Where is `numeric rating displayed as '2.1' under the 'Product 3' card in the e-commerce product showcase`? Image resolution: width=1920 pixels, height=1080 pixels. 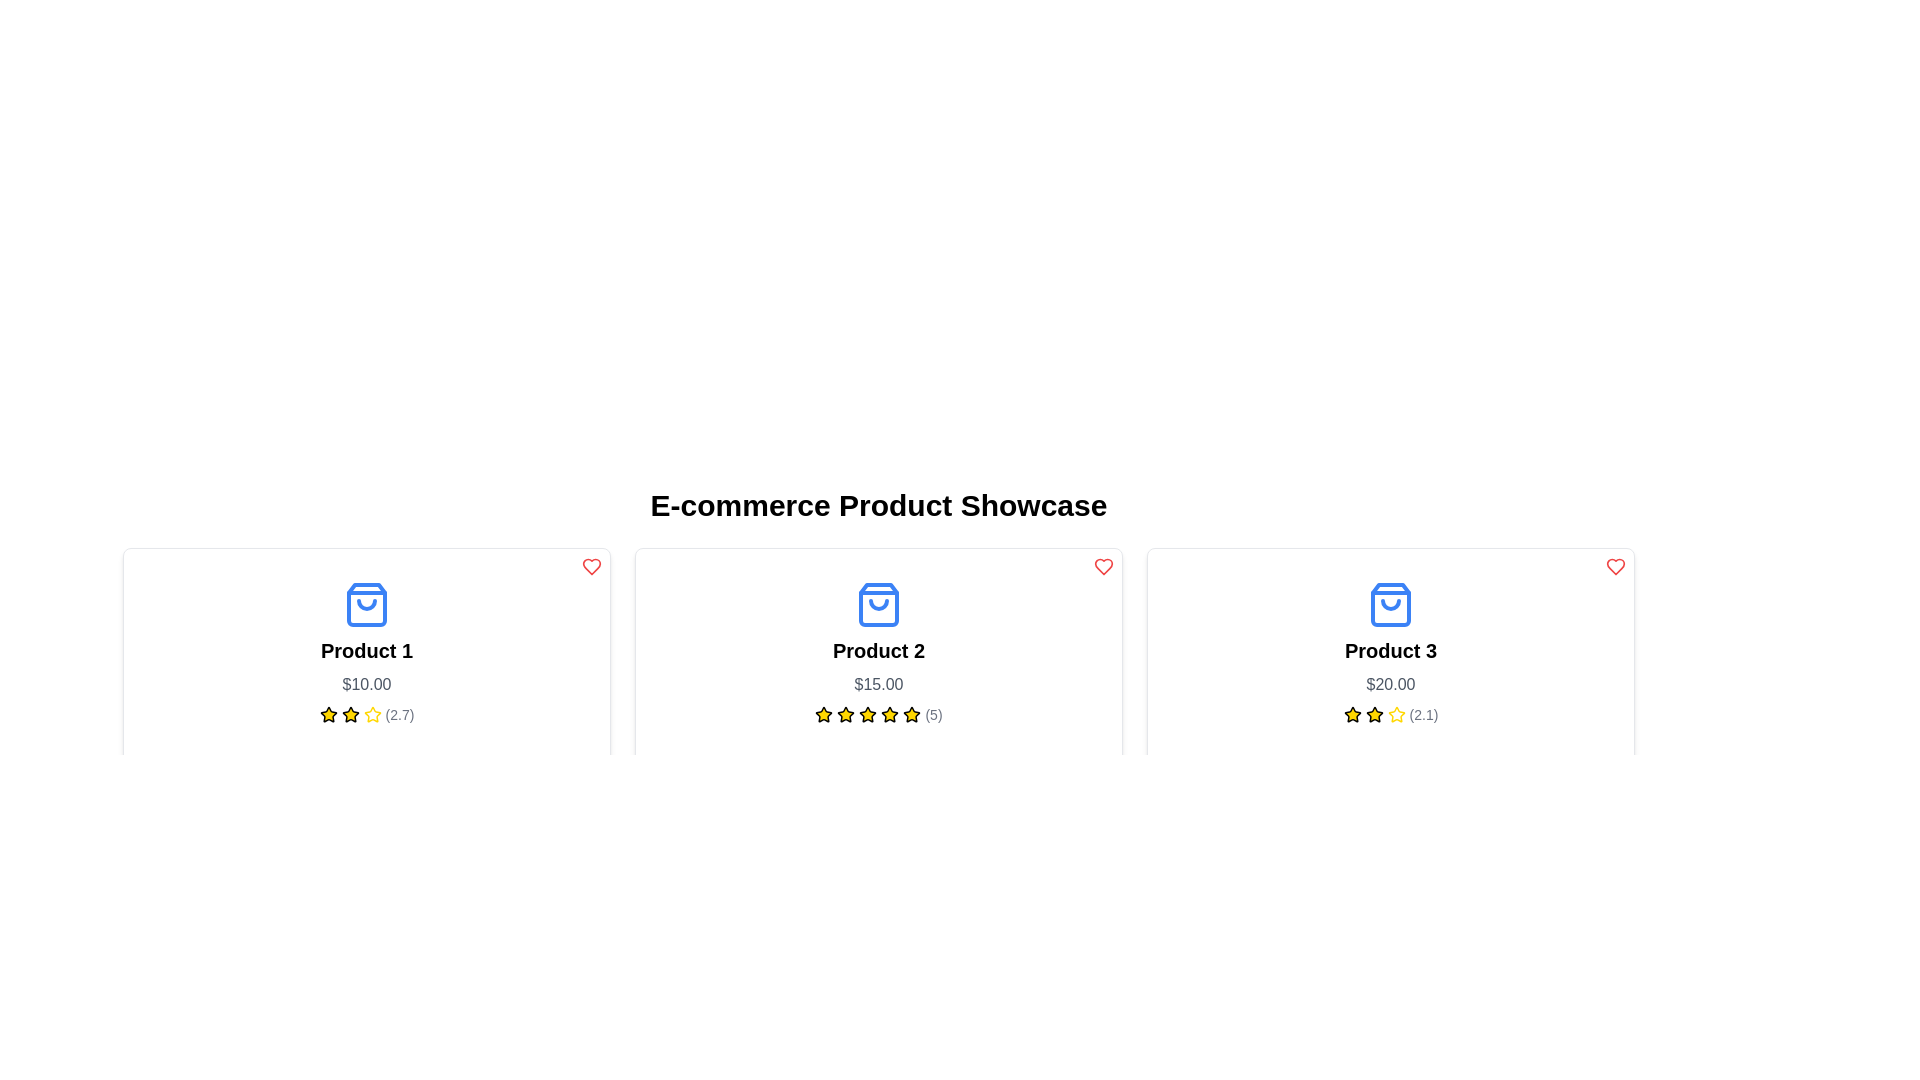 numeric rating displayed as '2.1' under the 'Product 3' card in the e-commerce product showcase is located at coordinates (1423, 713).